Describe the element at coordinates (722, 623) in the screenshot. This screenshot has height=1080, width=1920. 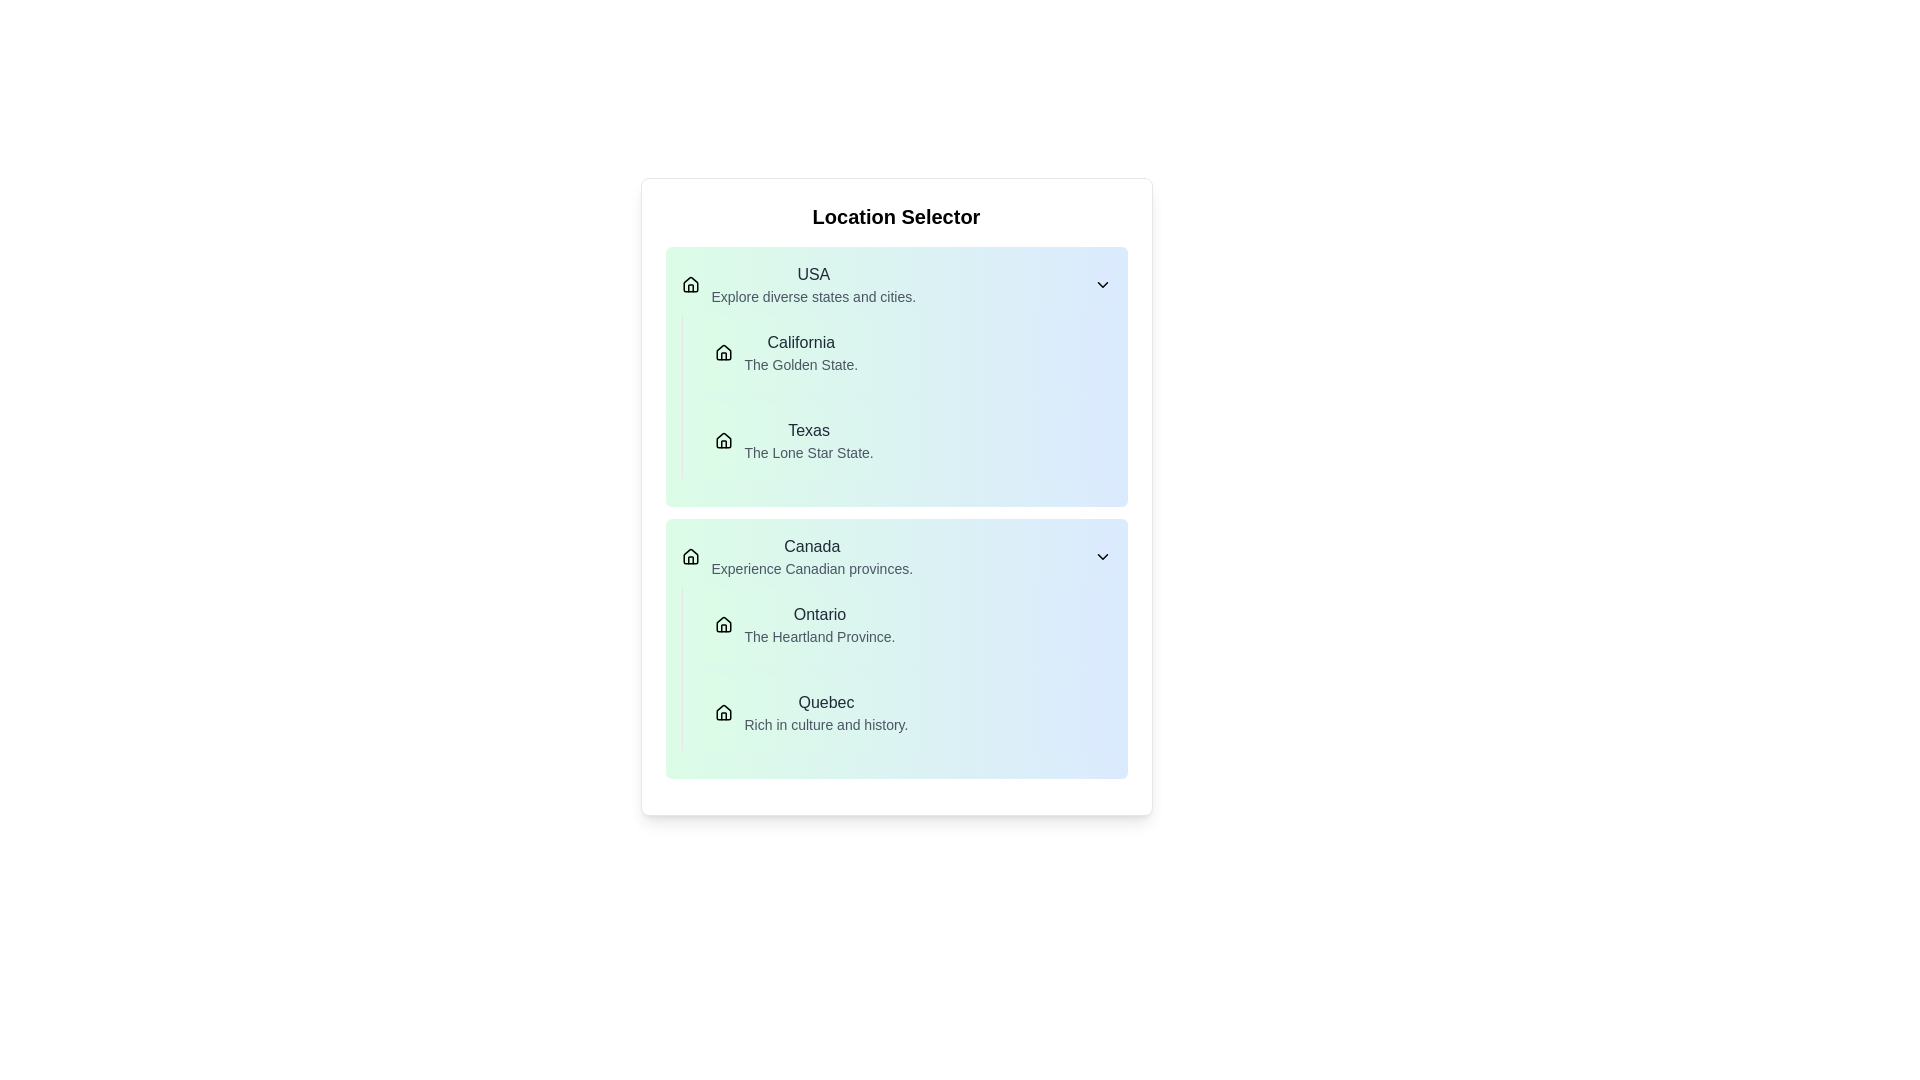
I see `the decorative home icon representing the 'Ontario' section, which is positioned to the left of the text 'Ontario The Heartland Province.'` at that location.